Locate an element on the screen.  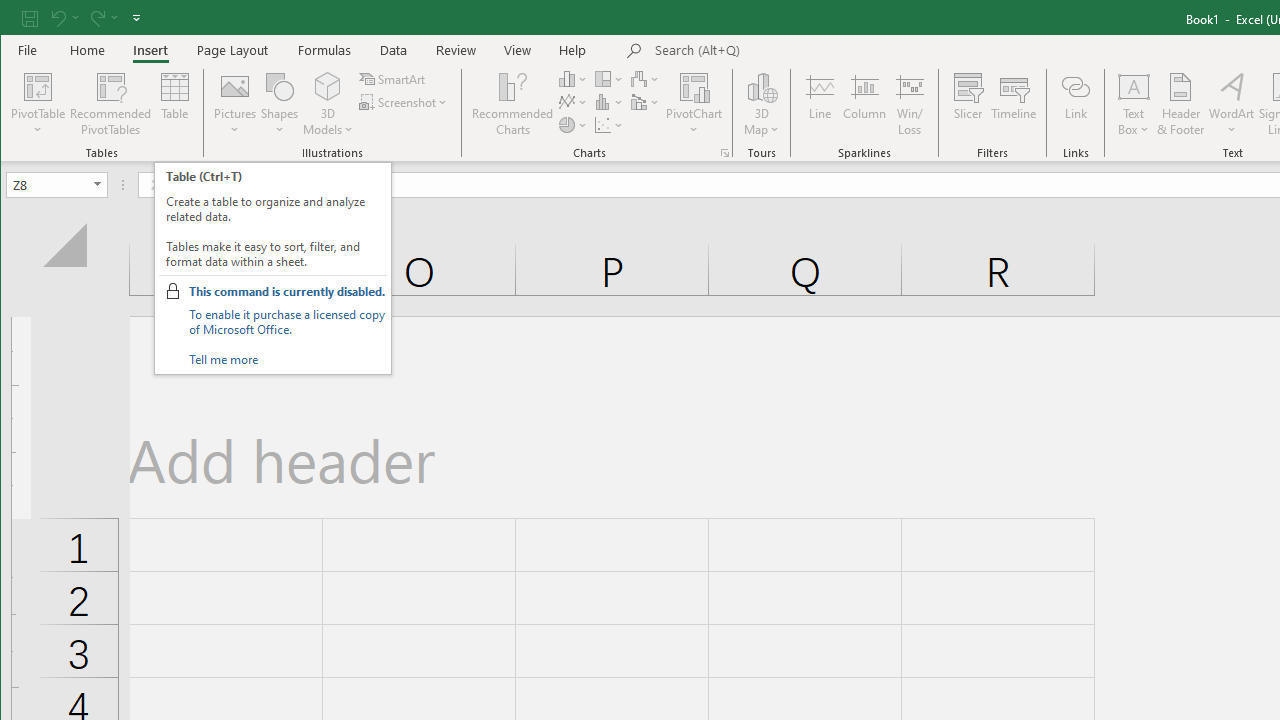
'Recommended PivotTables' is located at coordinates (109, 104).